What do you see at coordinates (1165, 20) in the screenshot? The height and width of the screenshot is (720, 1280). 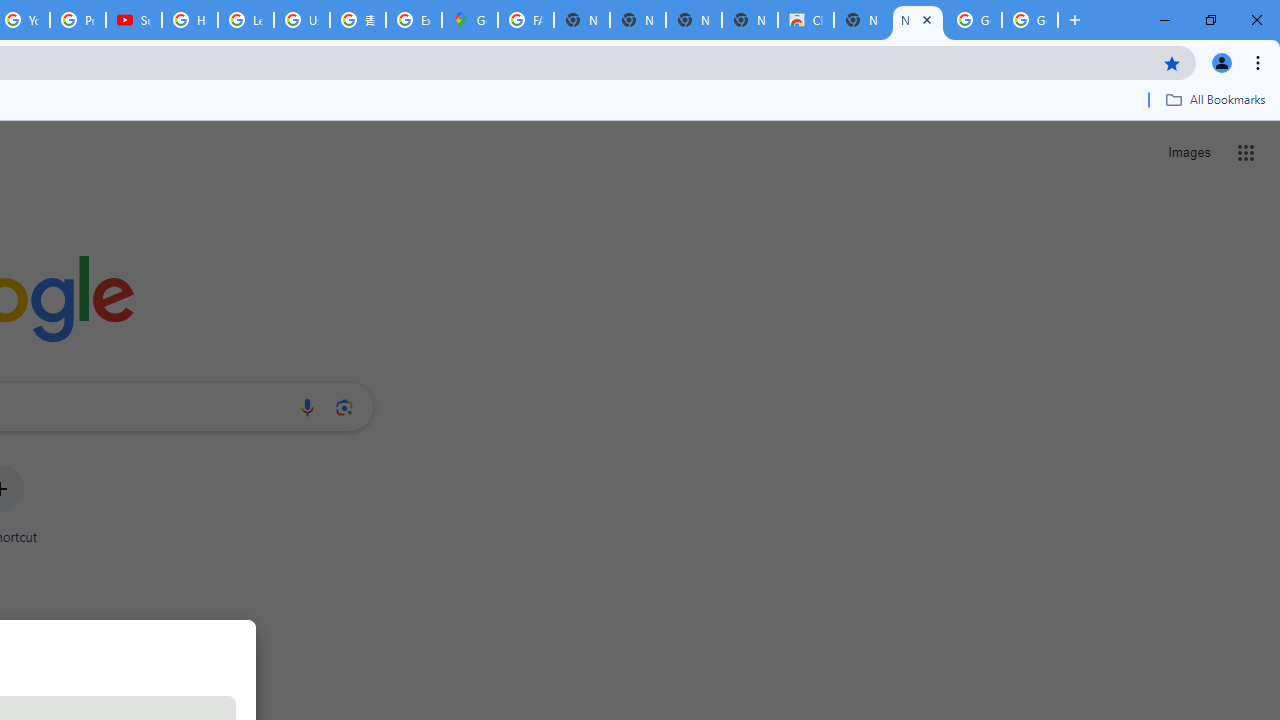 I see `'Minimize'` at bounding box center [1165, 20].